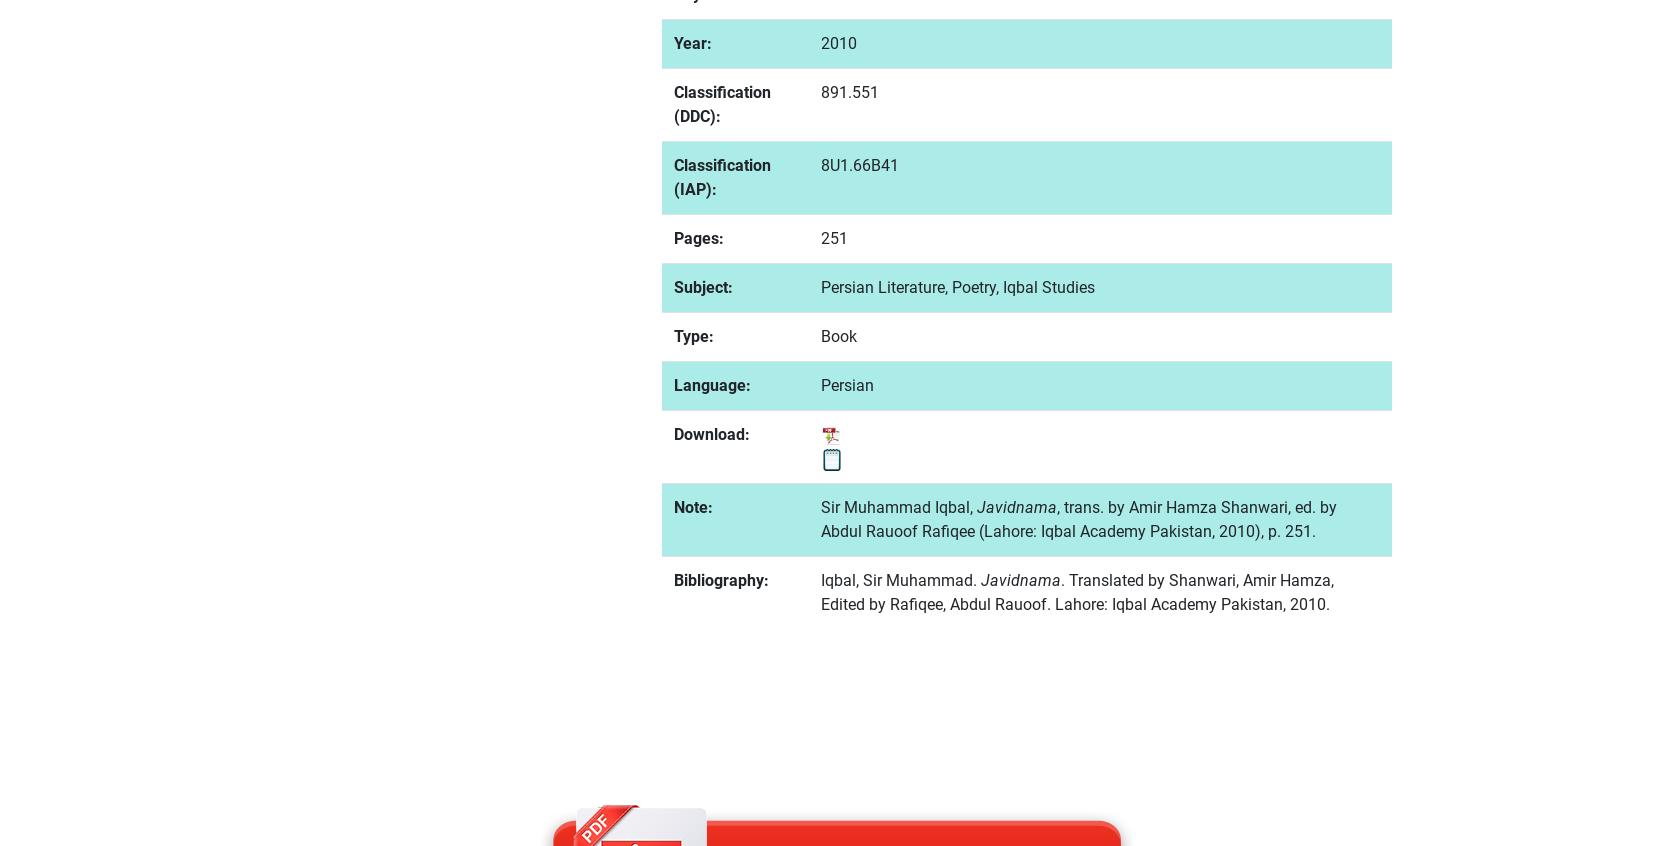 This screenshot has width=1674, height=846. Describe the element at coordinates (897, 506) in the screenshot. I see `'Sir Muhammad Iqbal,'` at that location.